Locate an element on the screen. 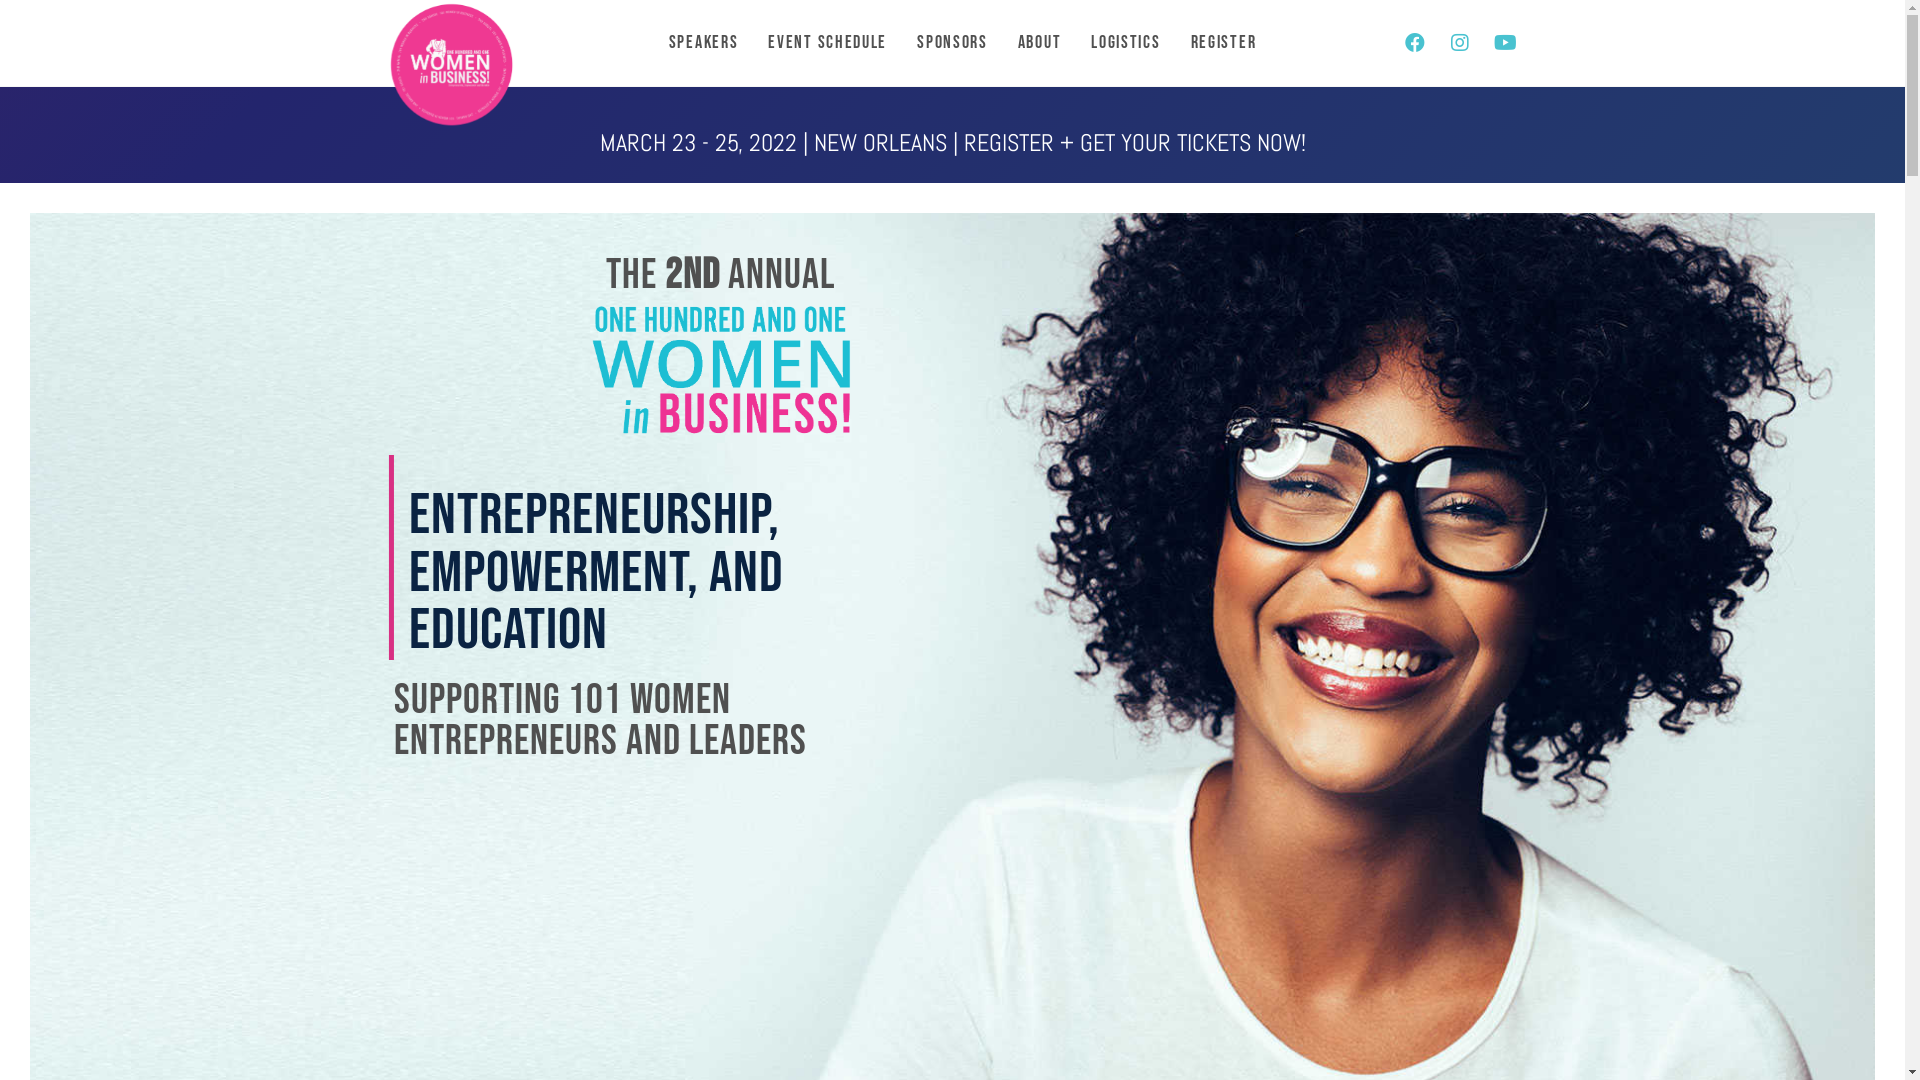 The width and height of the screenshot is (1920, 1080). 'About' is located at coordinates (1040, 42).